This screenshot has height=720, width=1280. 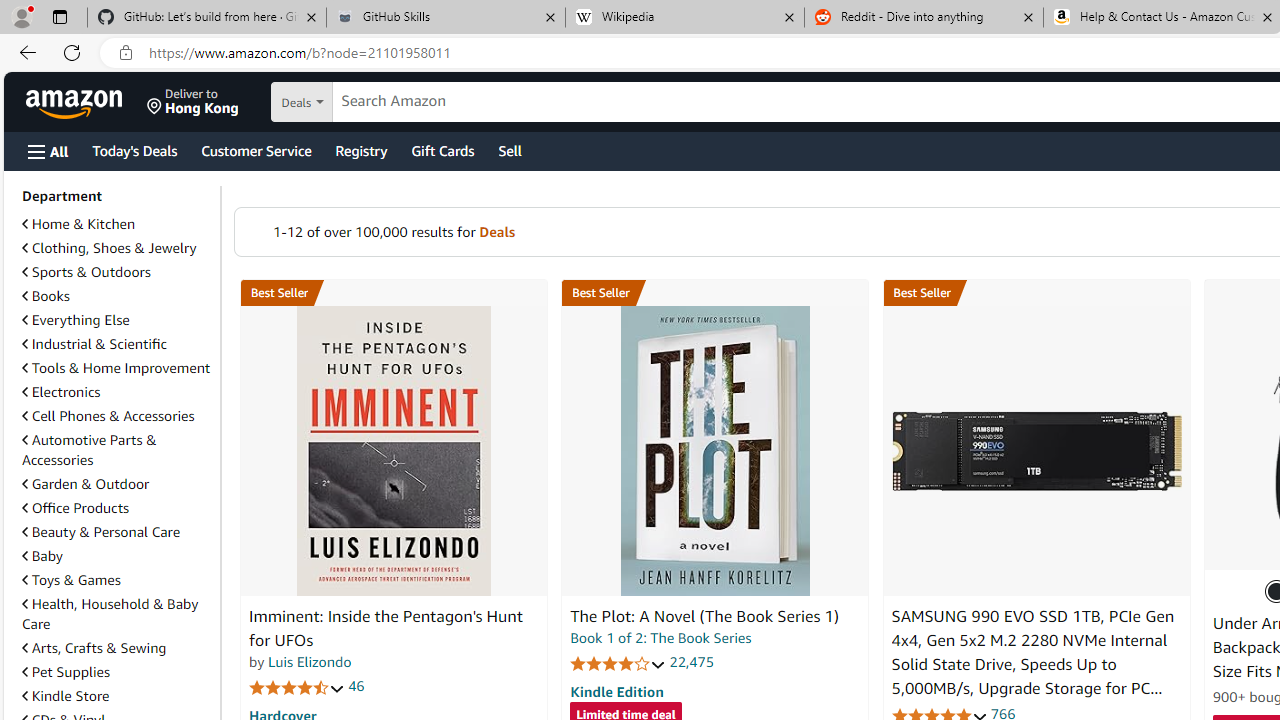 What do you see at coordinates (116, 531) in the screenshot?
I see `'Beauty & Personal Care'` at bounding box center [116, 531].